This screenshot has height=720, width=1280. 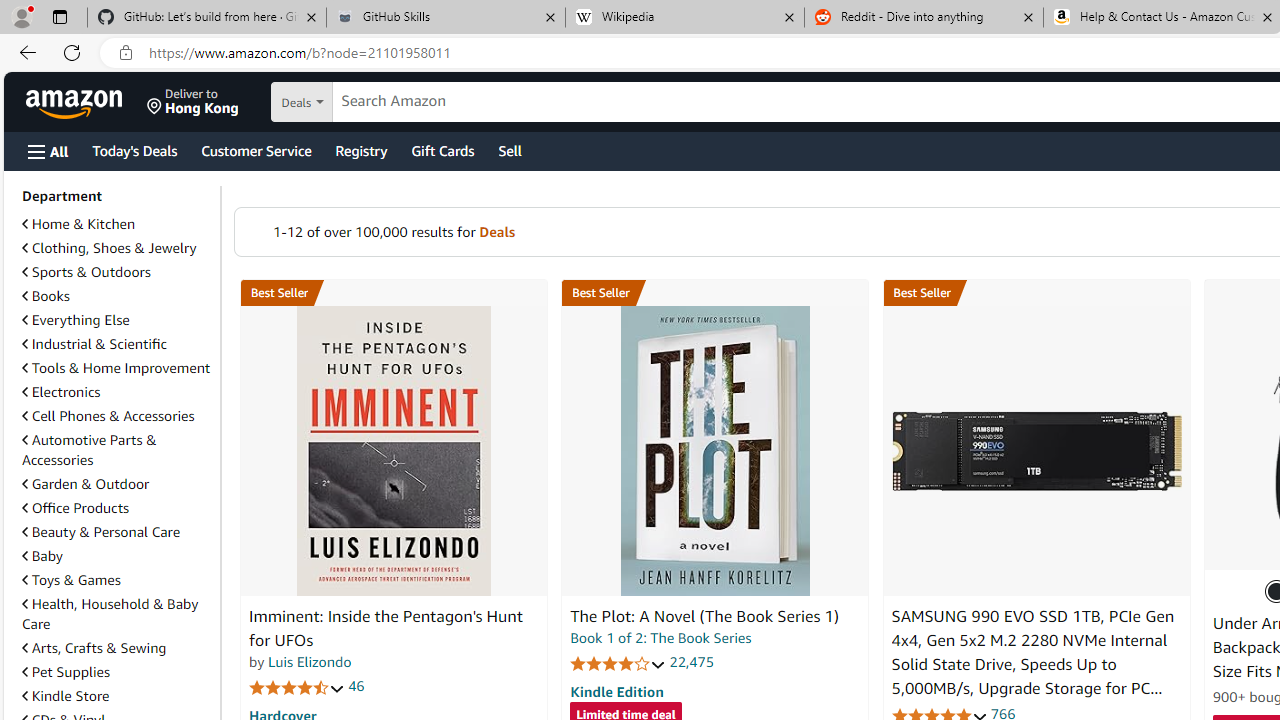 What do you see at coordinates (116, 531) in the screenshot?
I see `'Beauty & Personal Care'` at bounding box center [116, 531].